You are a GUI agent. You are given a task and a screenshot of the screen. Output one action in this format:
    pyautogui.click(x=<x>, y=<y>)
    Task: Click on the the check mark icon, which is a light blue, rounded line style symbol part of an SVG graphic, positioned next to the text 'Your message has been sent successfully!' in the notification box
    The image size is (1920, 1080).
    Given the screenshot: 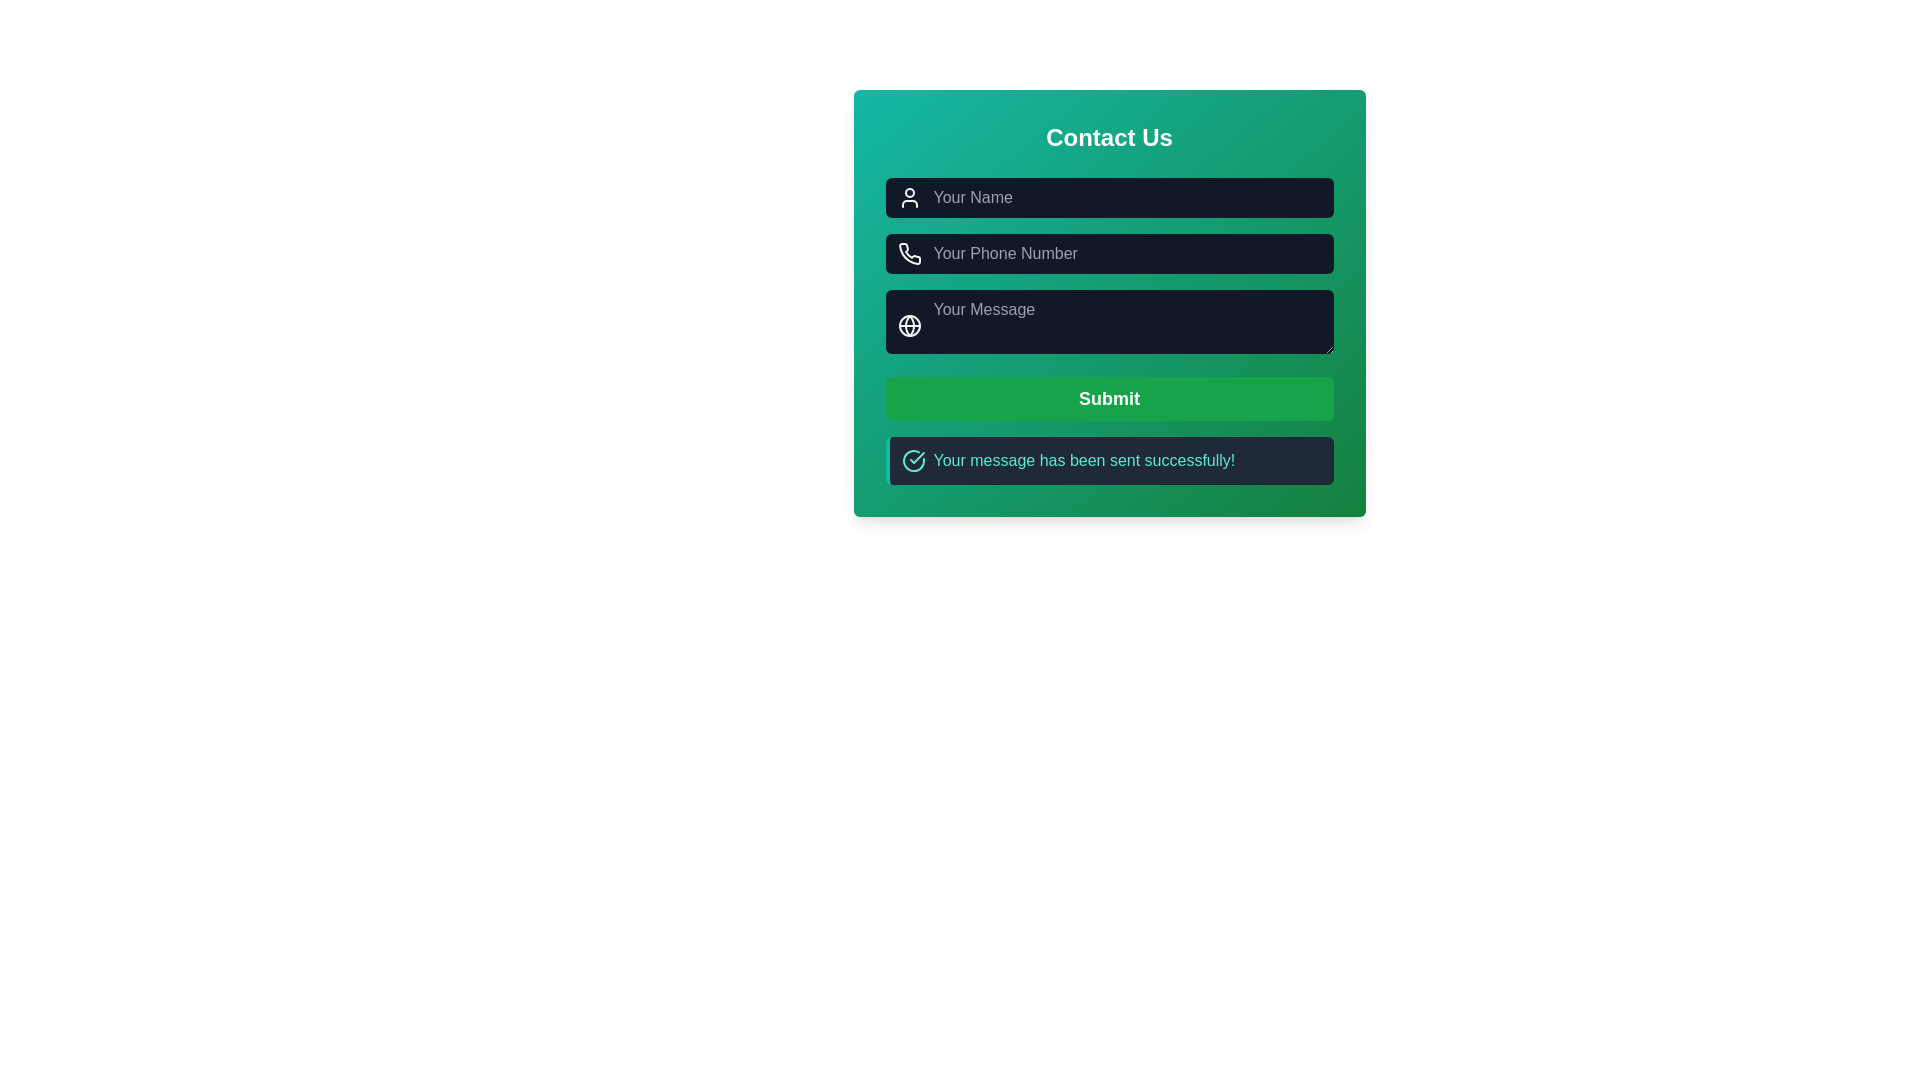 What is the action you would take?
    pyautogui.click(x=915, y=458)
    